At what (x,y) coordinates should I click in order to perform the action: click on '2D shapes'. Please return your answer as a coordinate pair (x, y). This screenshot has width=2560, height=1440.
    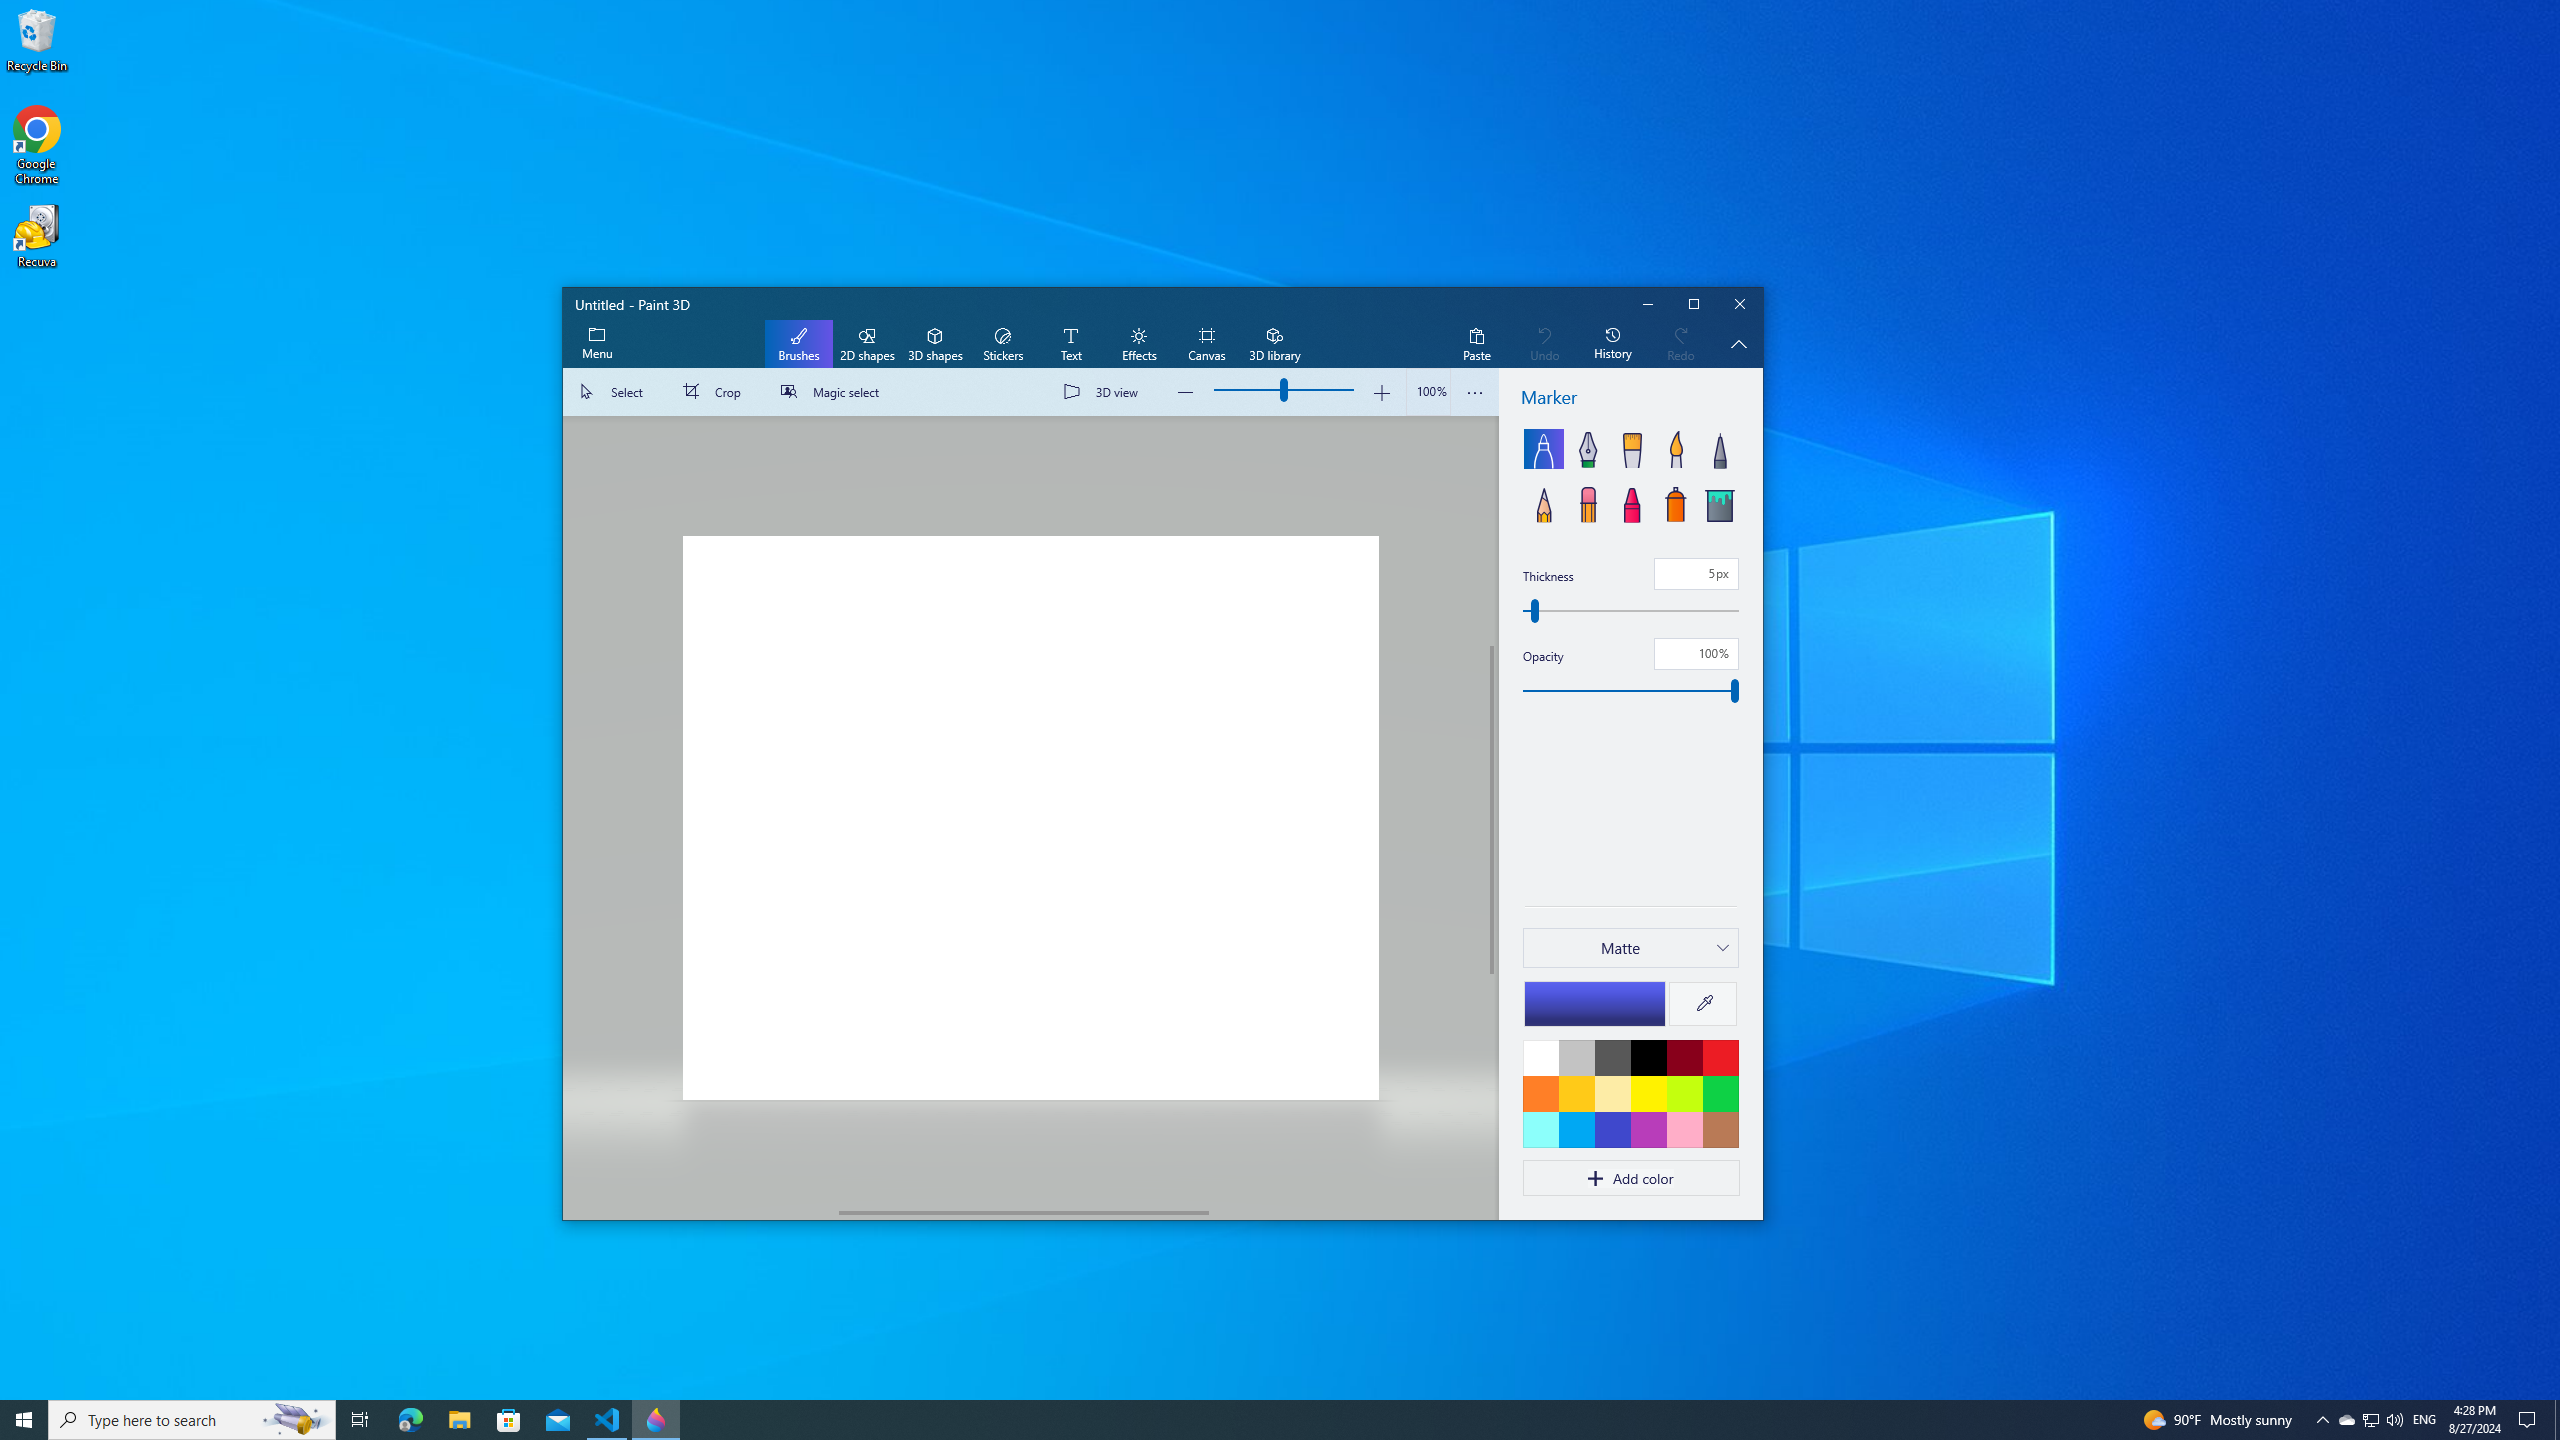
    Looking at the image, I should click on (865, 344).